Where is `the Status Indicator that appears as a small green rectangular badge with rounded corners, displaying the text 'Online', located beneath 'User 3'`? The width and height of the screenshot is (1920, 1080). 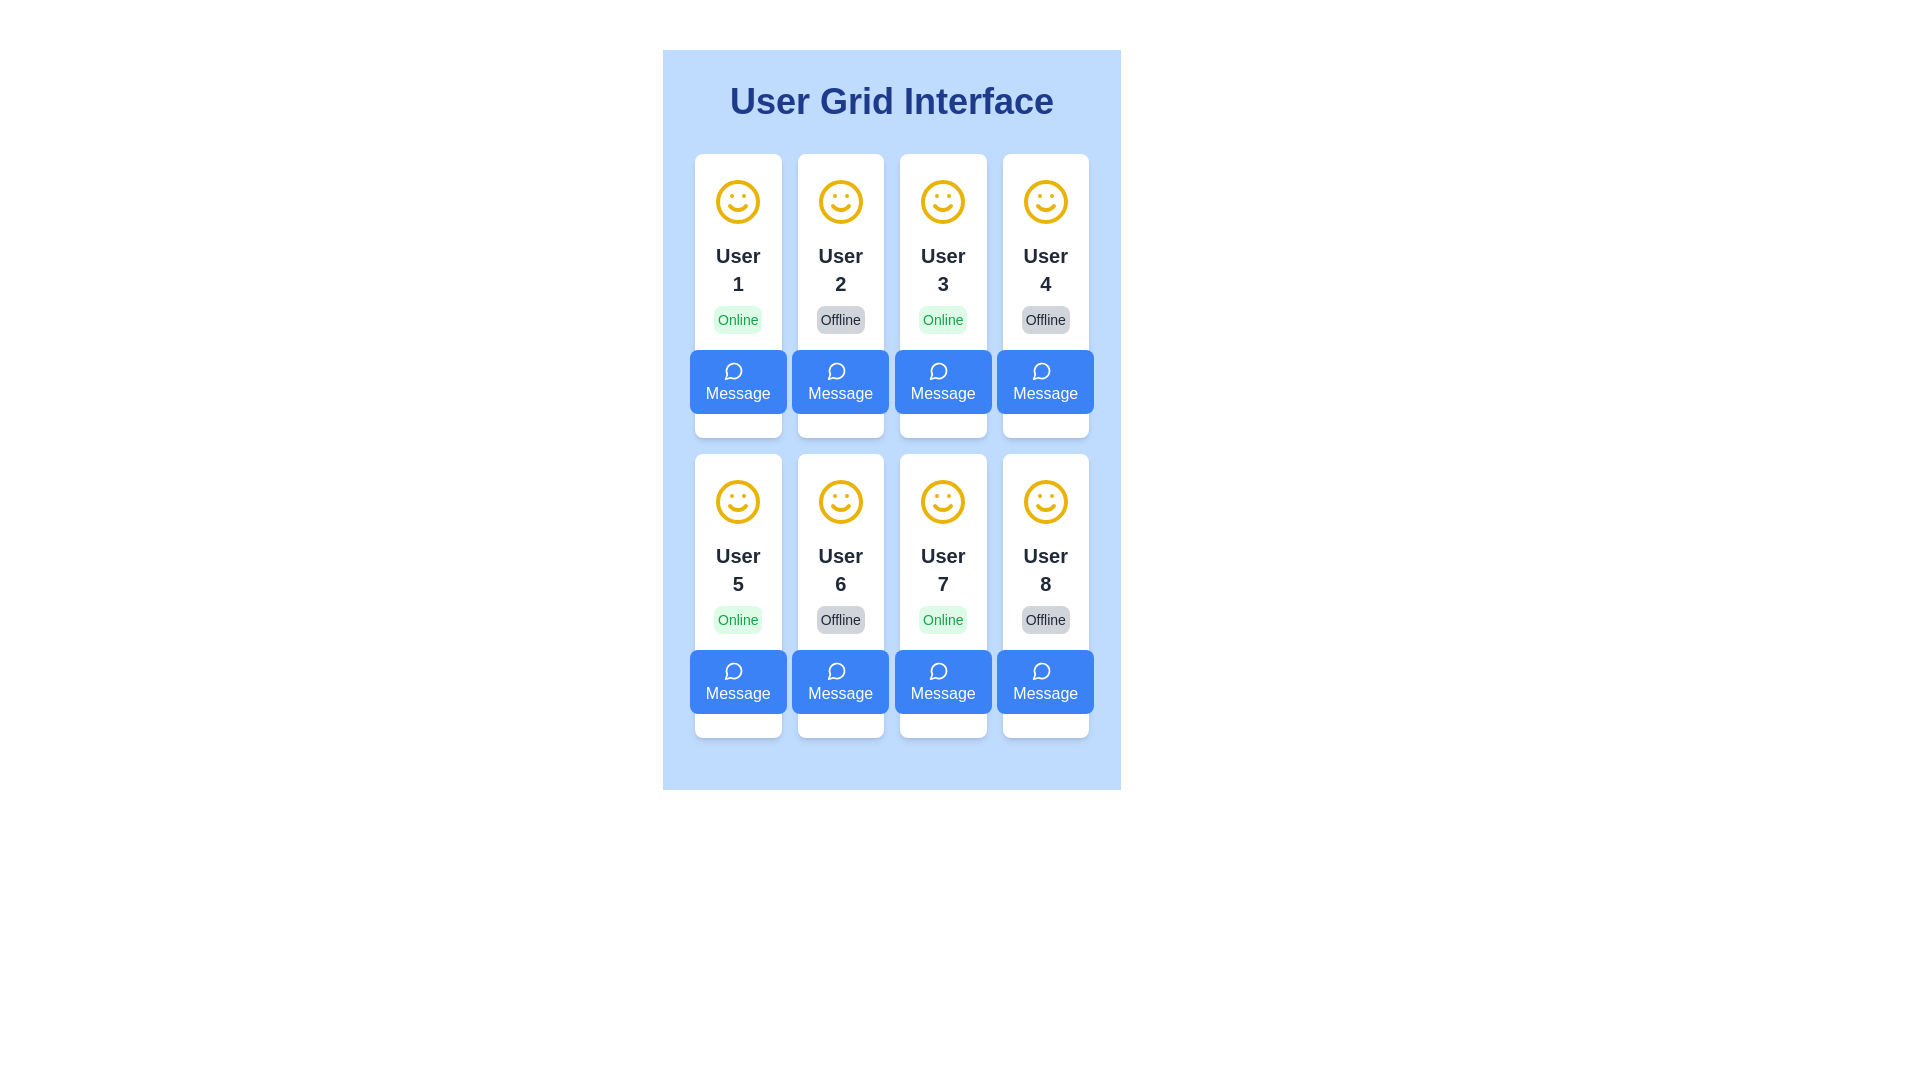 the Status Indicator that appears as a small green rectangular badge with rounded corners, displaying the text 'Online', located beneath 'User 3' is located at coordinates (942, 319).